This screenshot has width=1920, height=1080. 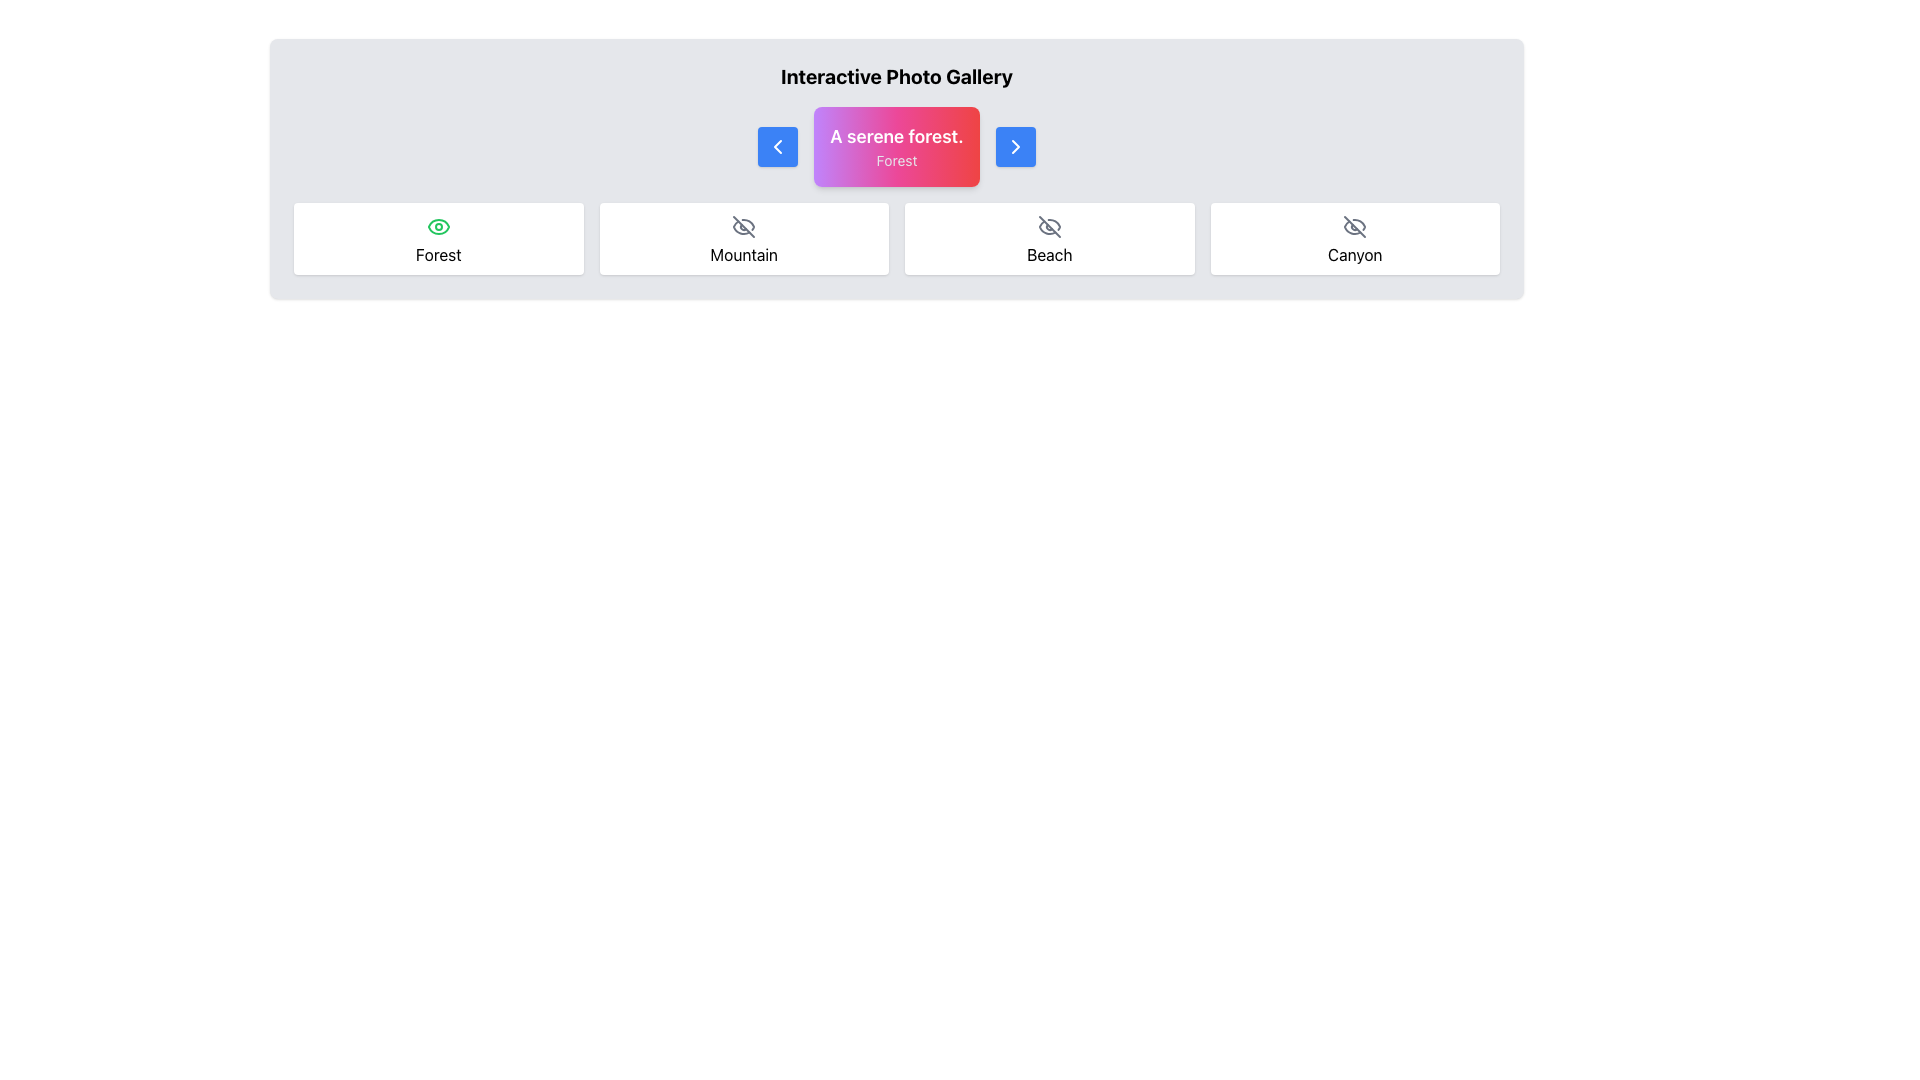 I want to click on the decorative graphic shape of the eye icon located just above the 'Forest' label in the interactive gallery interface, so click(x=437, y=226).